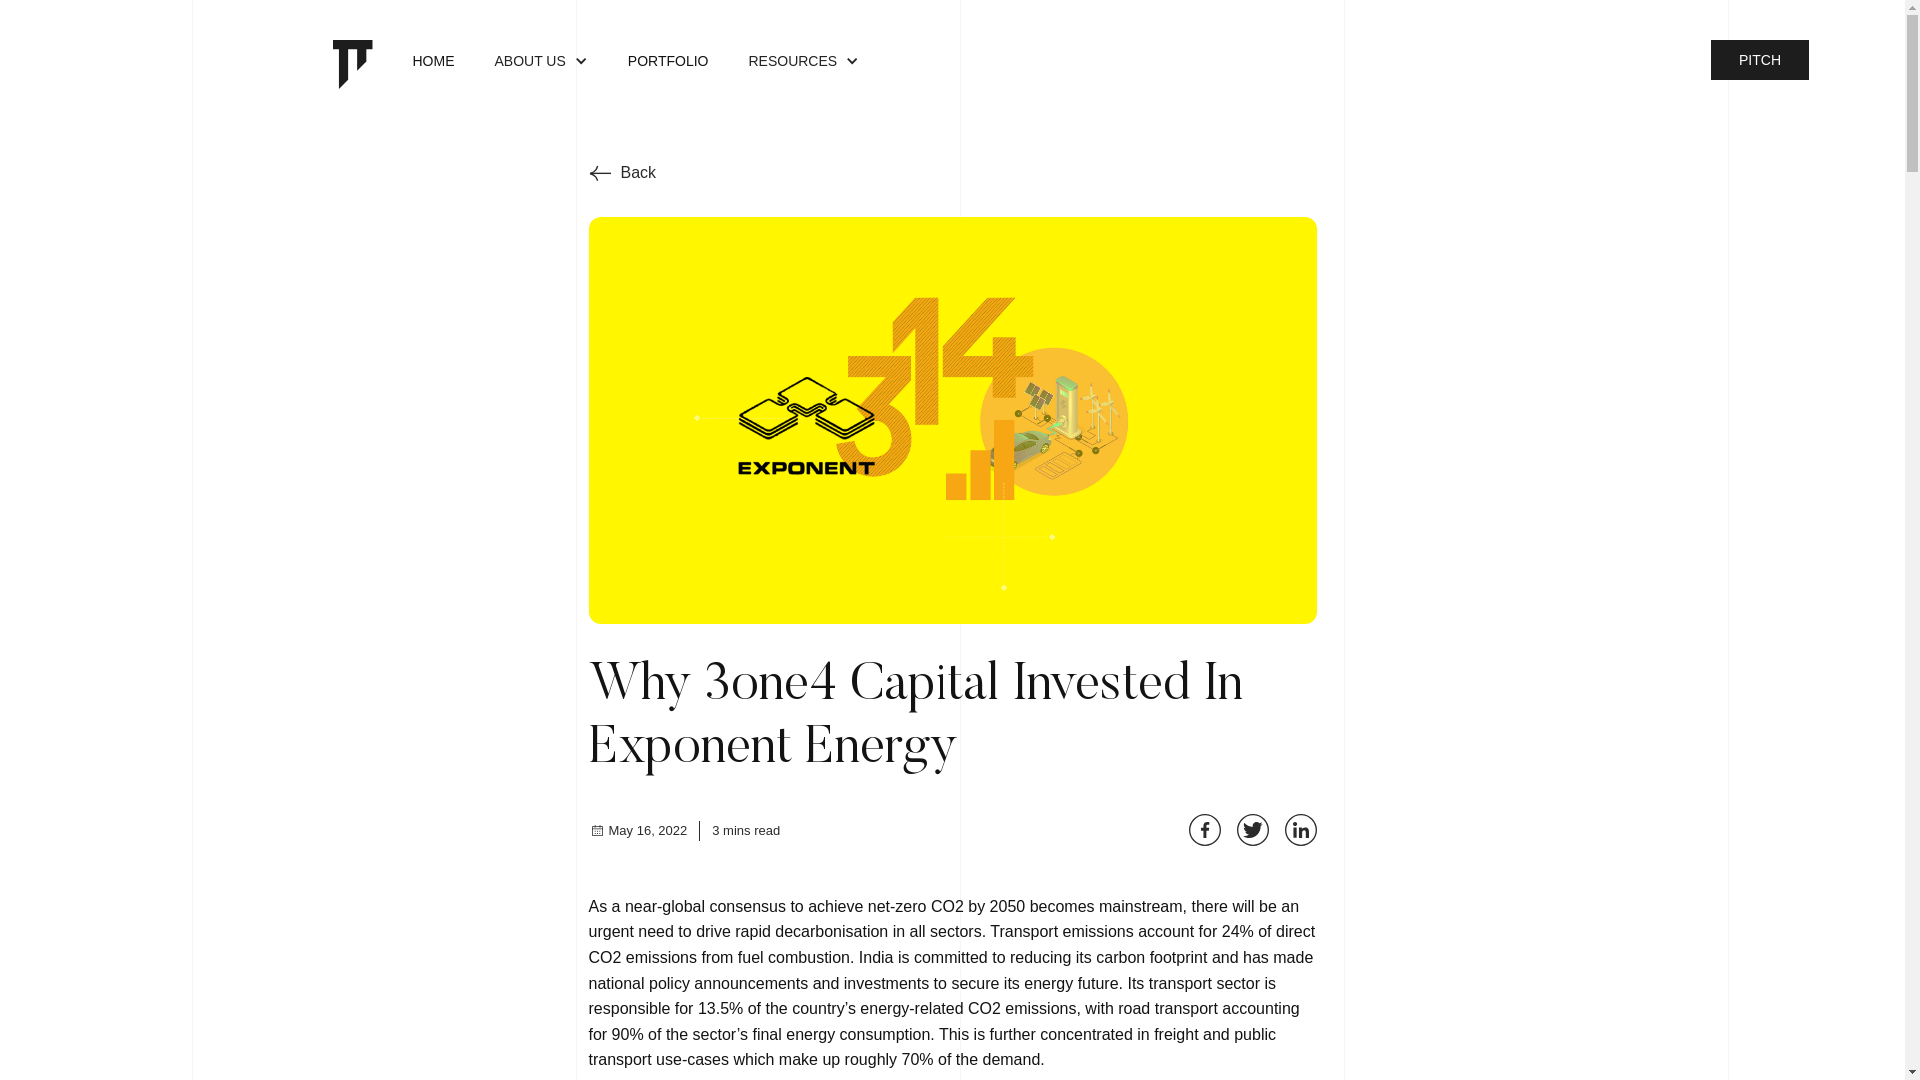  What do you see at coordinates (392, 63) in the screenshot?
I see `'HOME'` at bounding box center [392, 63].